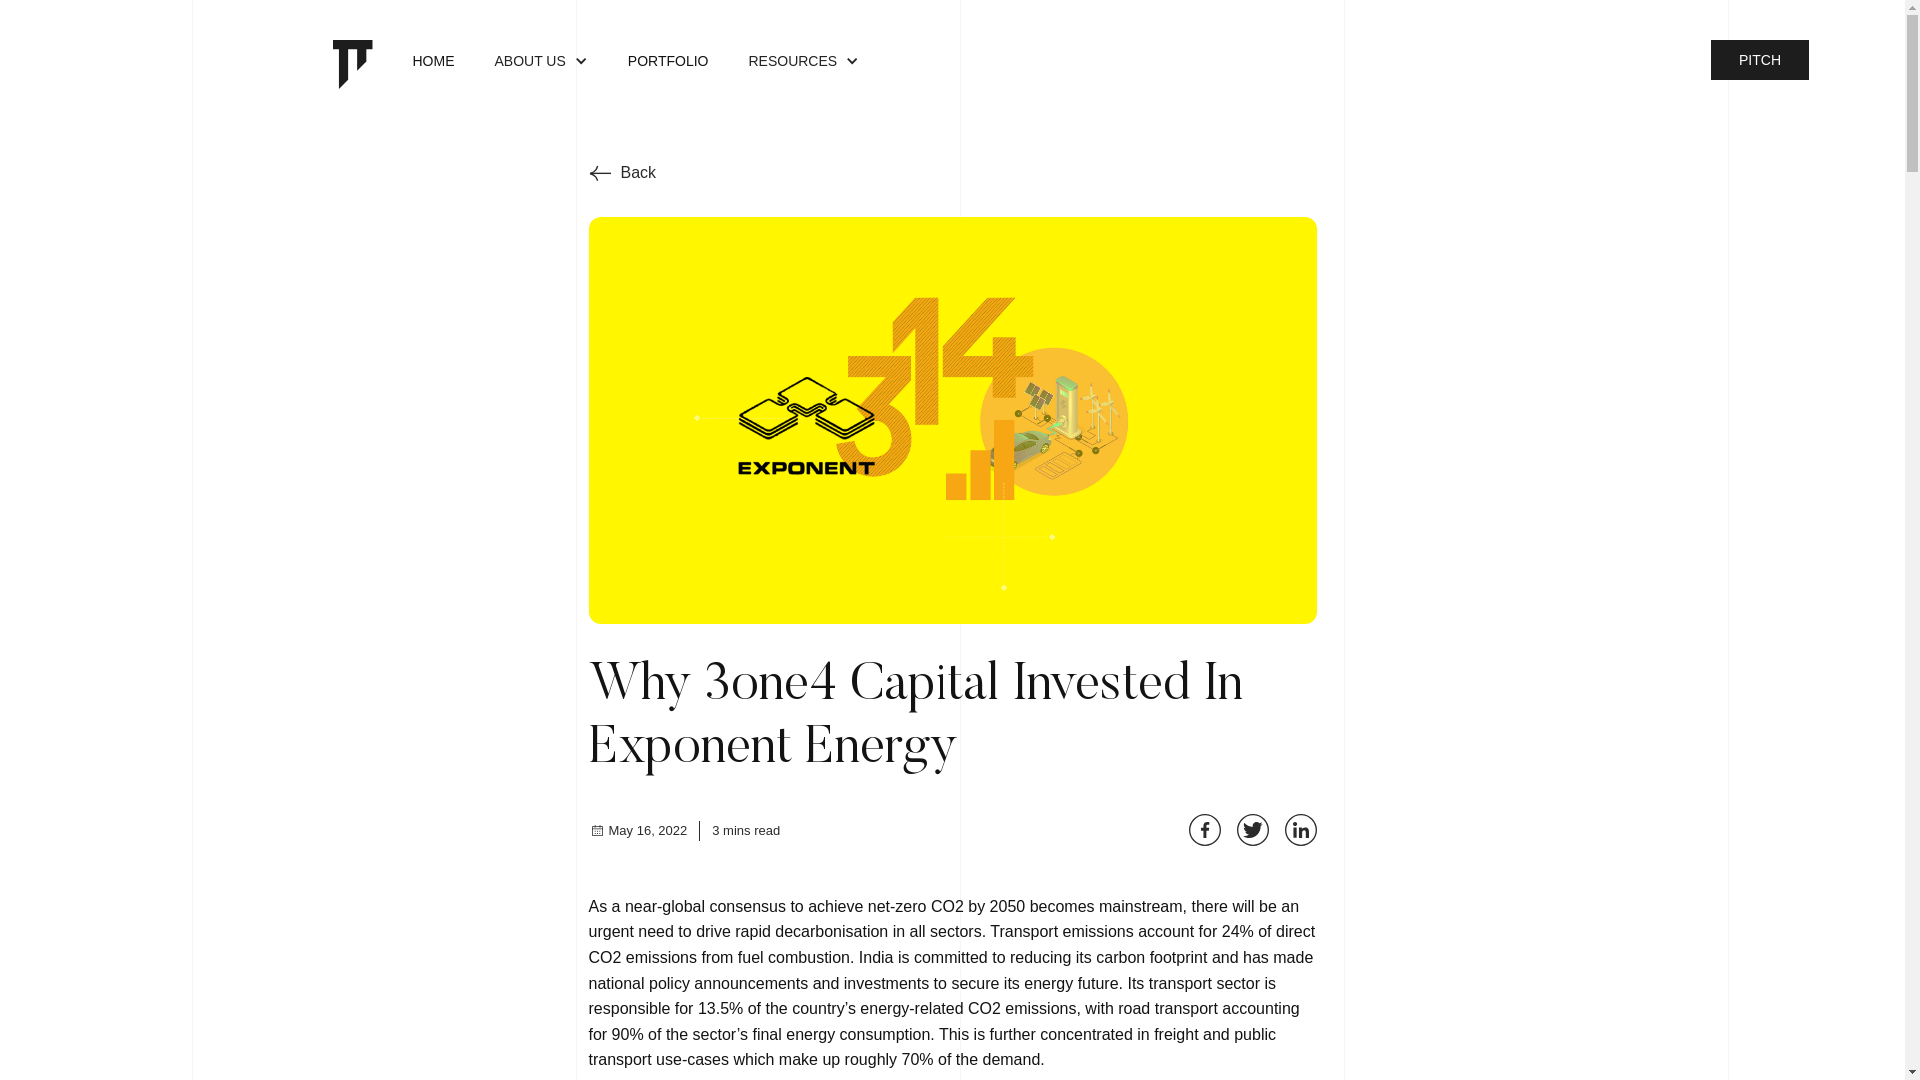  What do you see at coordinates (392, 63) in the screenshot?
I see `'HOME'` at bounding box center [392, 63].